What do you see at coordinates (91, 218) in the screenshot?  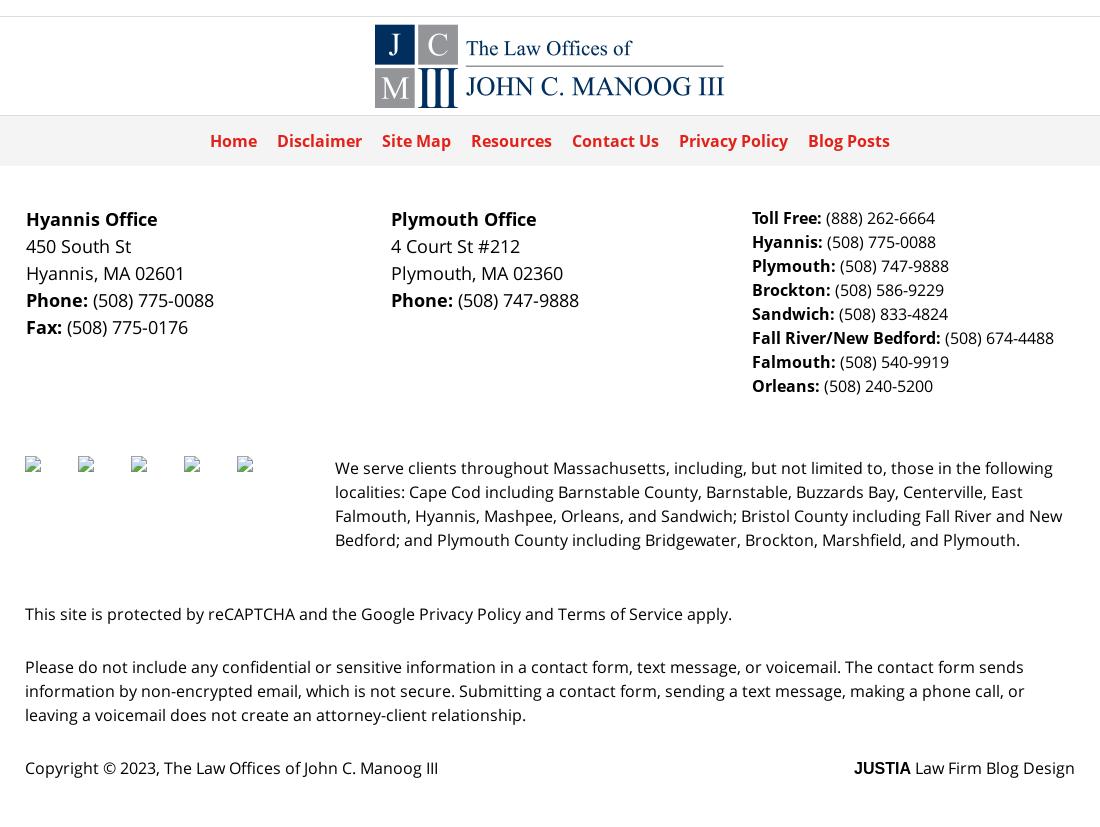 I see `'Hyannis Office'` at bounding box center [91, 218].